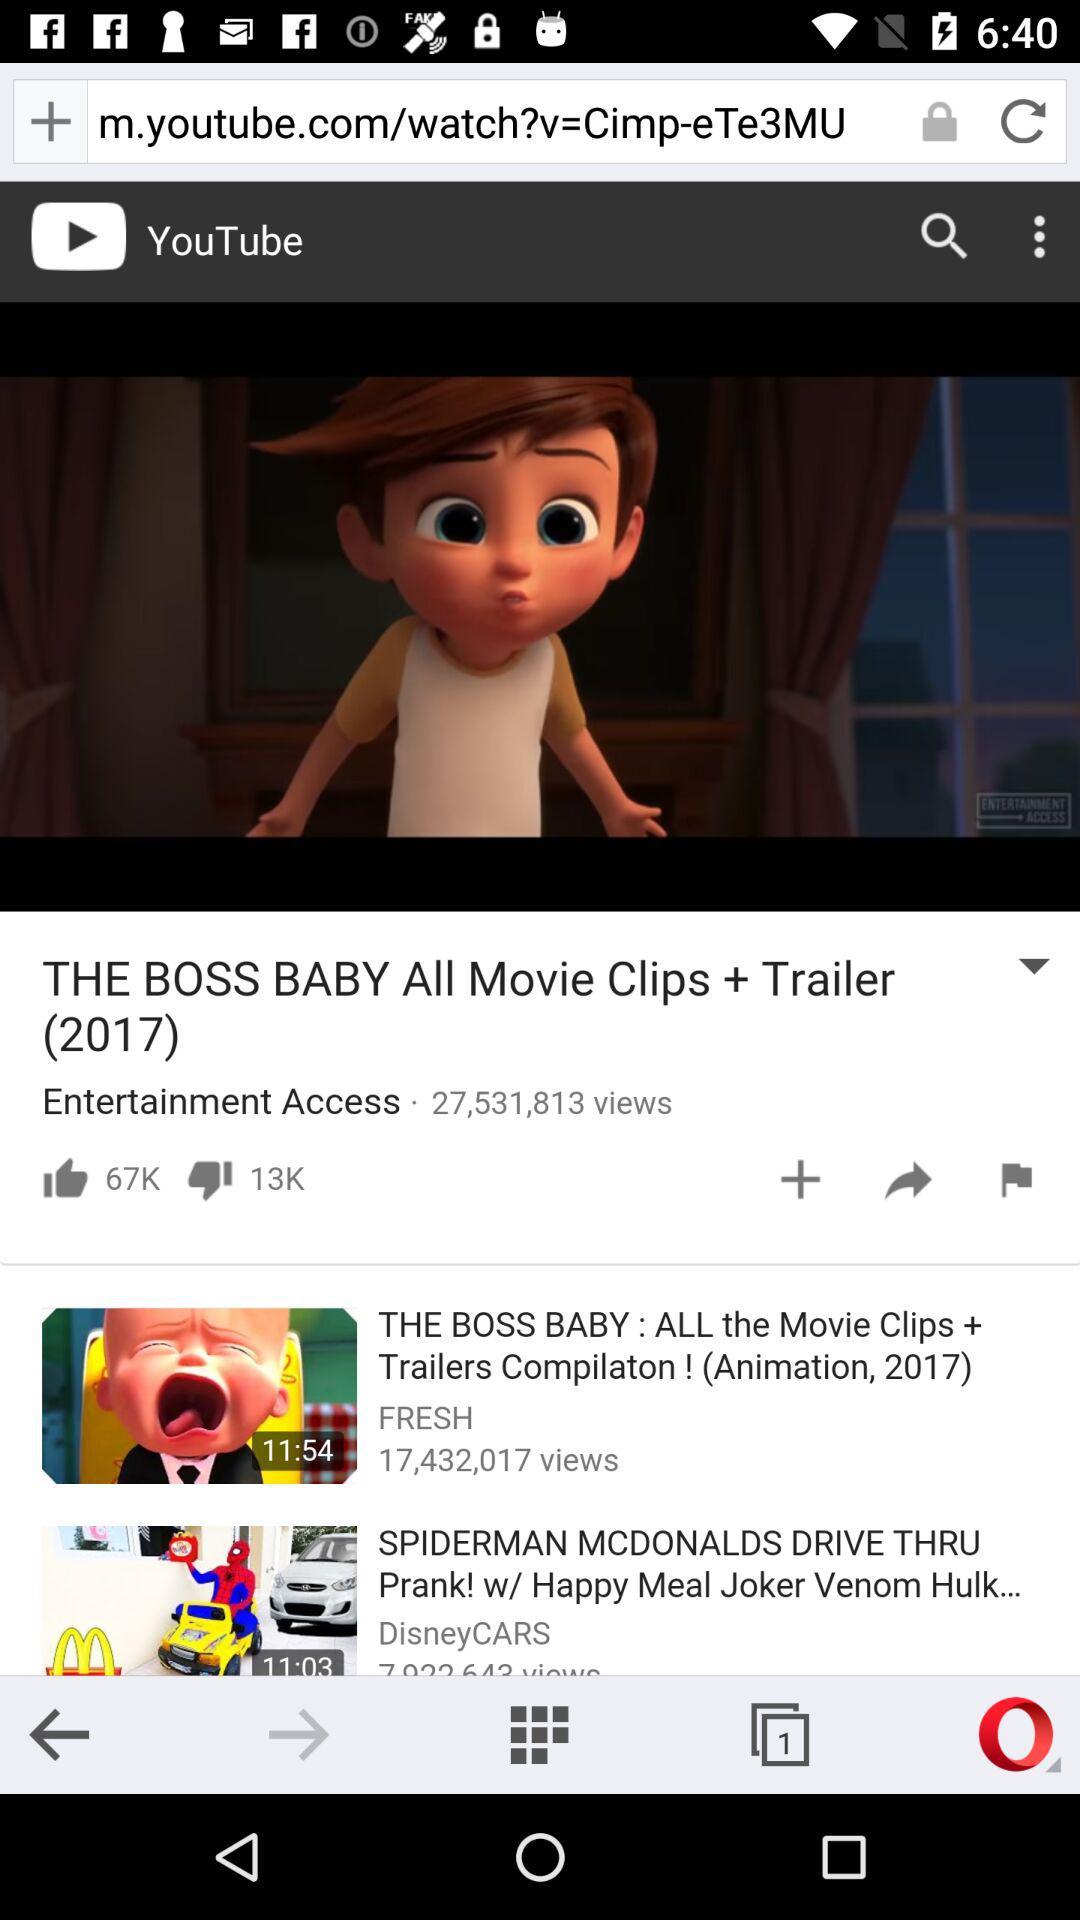 The image size is (1080, 1920). Describe the element at coordinates (299, 1733) in the screenshot. I see `the arrow_forward icon` at that location.